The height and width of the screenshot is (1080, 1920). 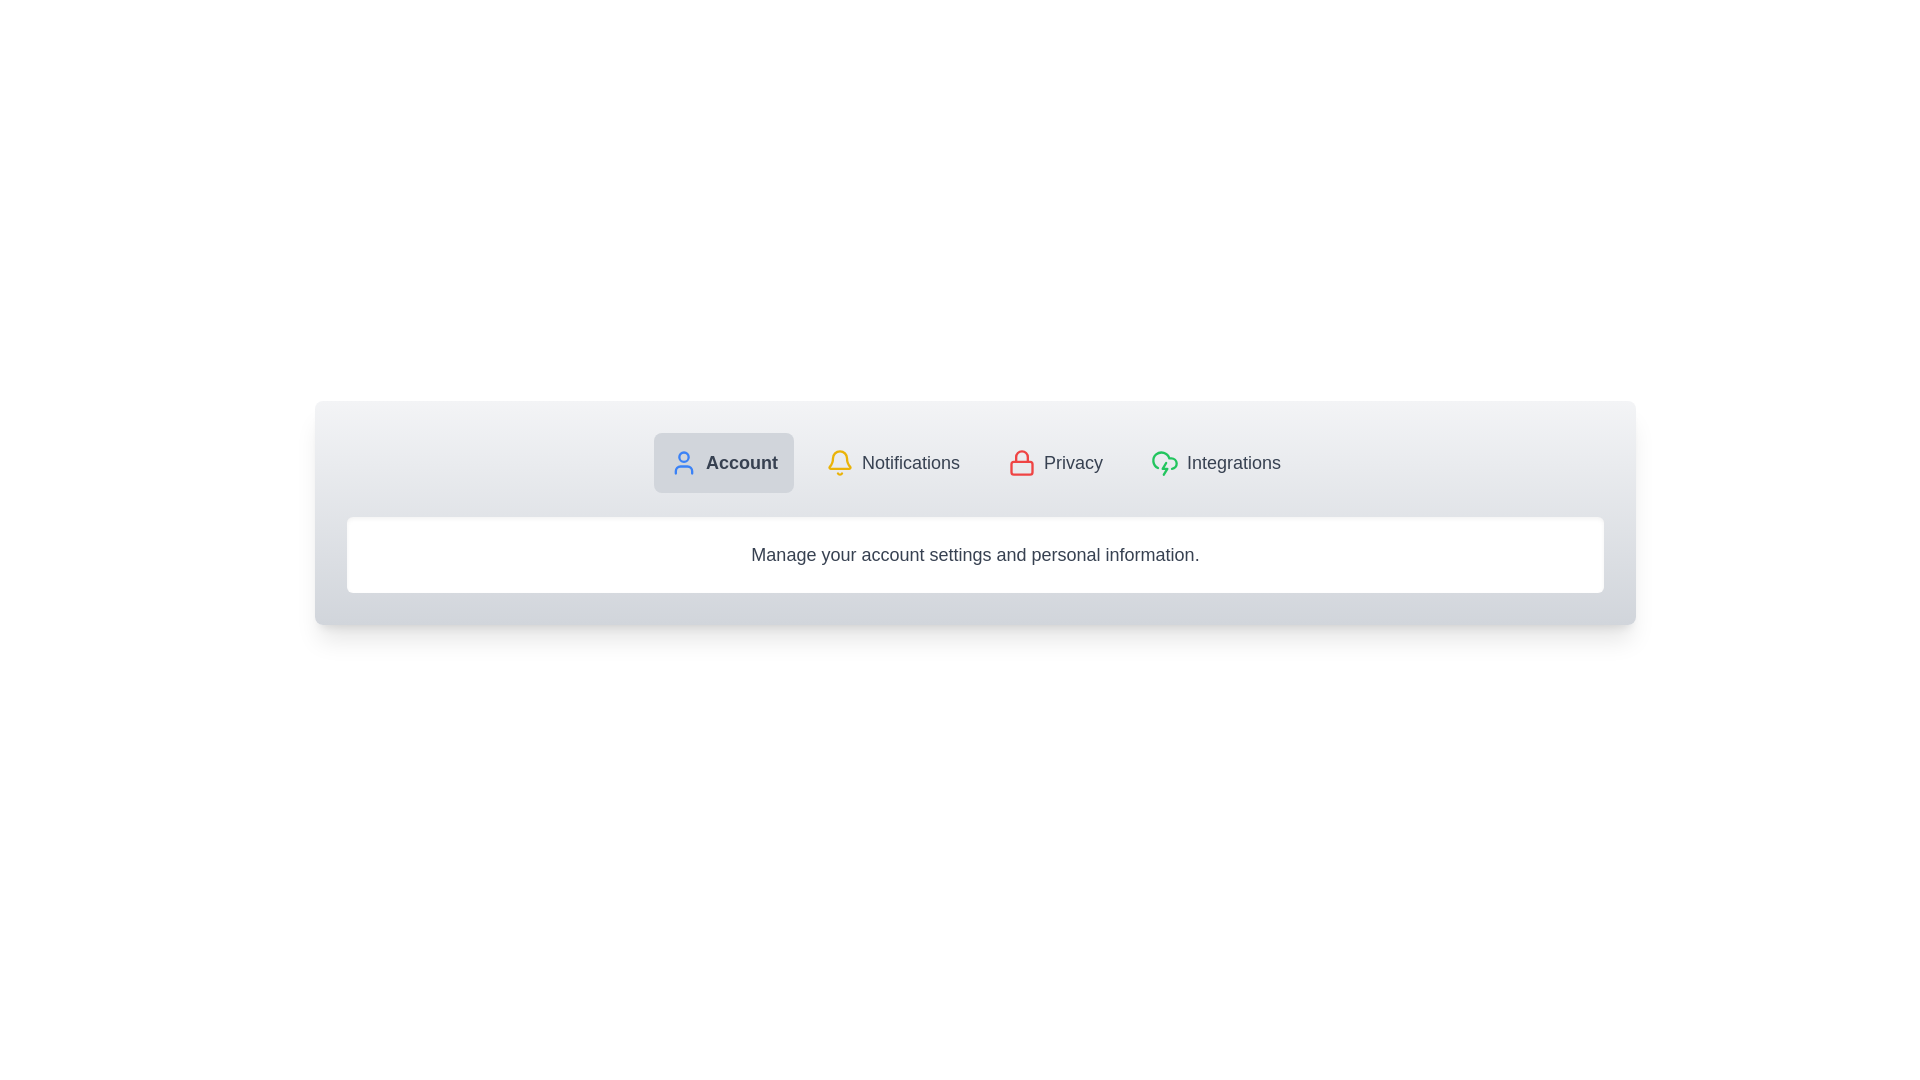 What do you see at coordinates (975, 555) in the screenshot?
I see `the textual label that reads 'Manage your account settings and personal information.' which is styled with a gray font color and centered alignment` at bounding box center [975, 555].